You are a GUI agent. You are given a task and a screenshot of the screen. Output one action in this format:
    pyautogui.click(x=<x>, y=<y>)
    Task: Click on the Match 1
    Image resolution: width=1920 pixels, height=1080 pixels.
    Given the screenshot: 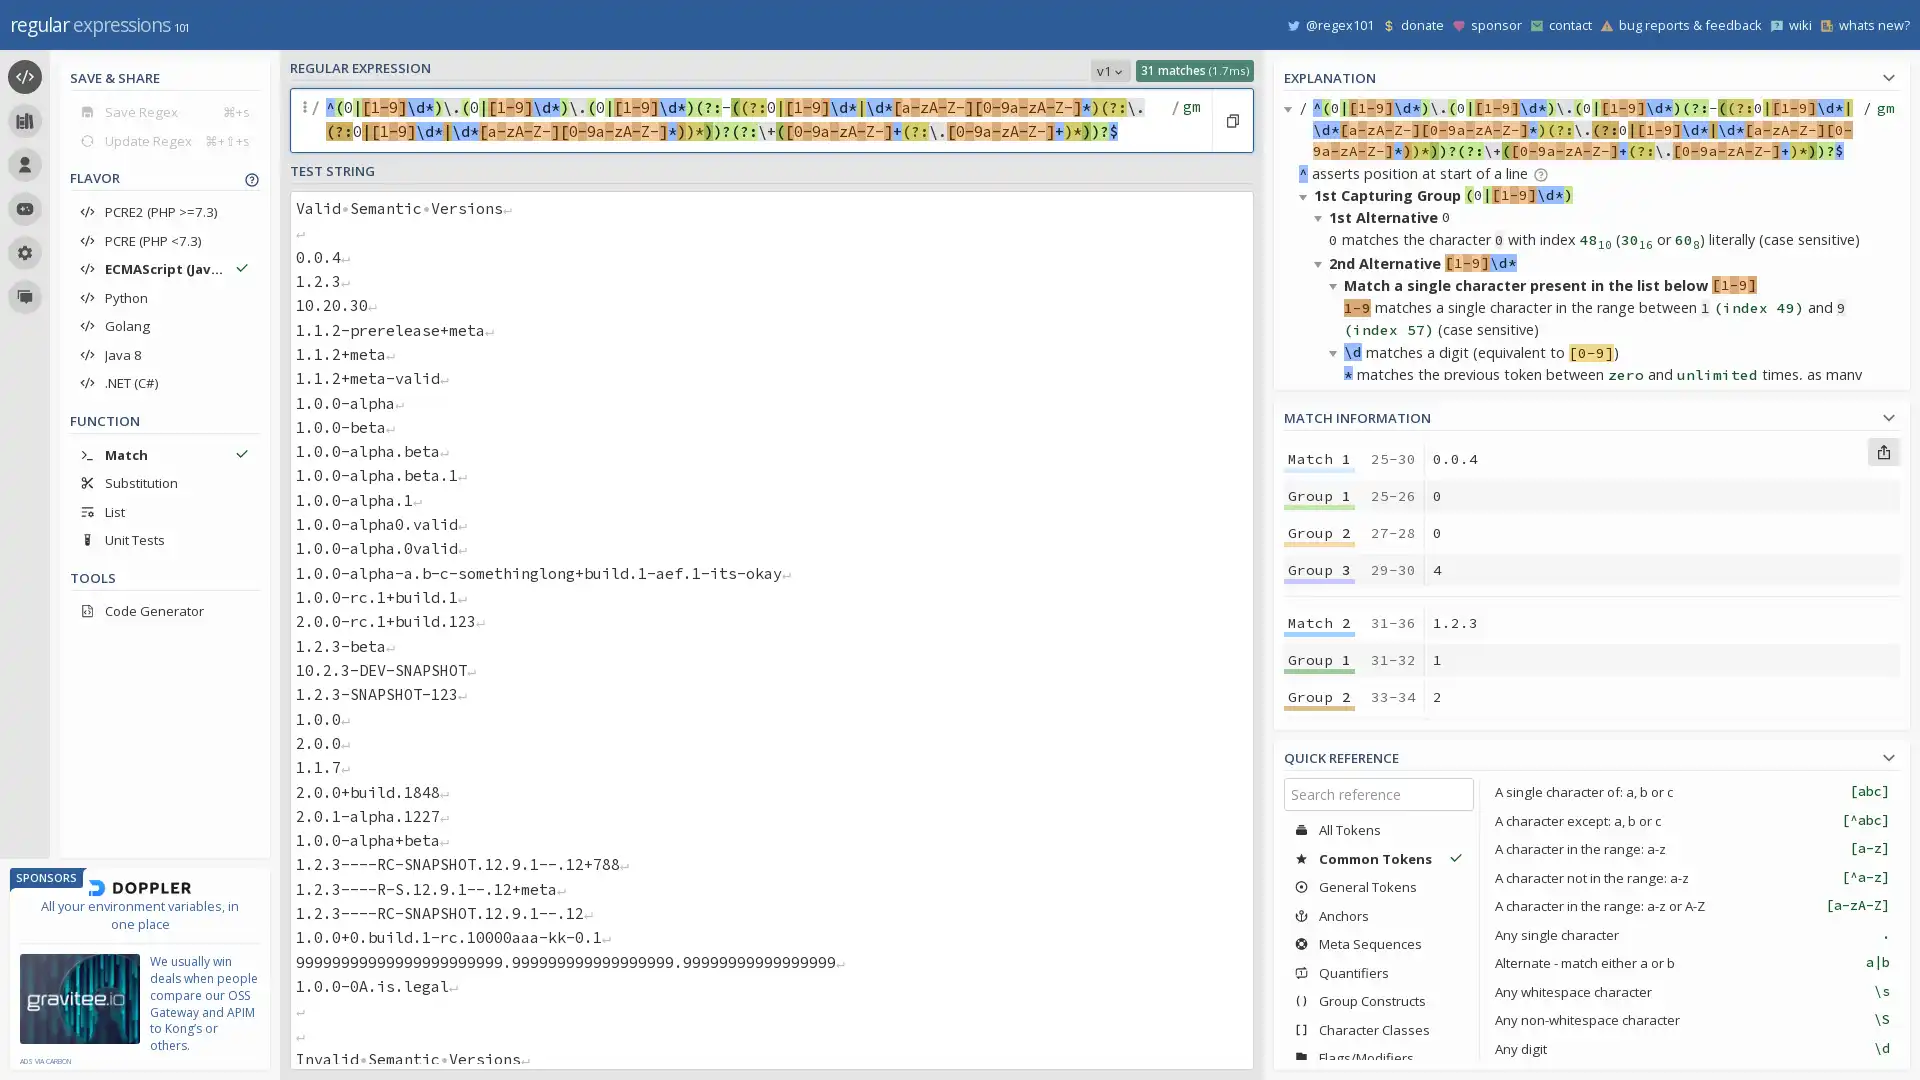 What is the action you would take?
    pyautogui.click(x=1319, y=459)
    